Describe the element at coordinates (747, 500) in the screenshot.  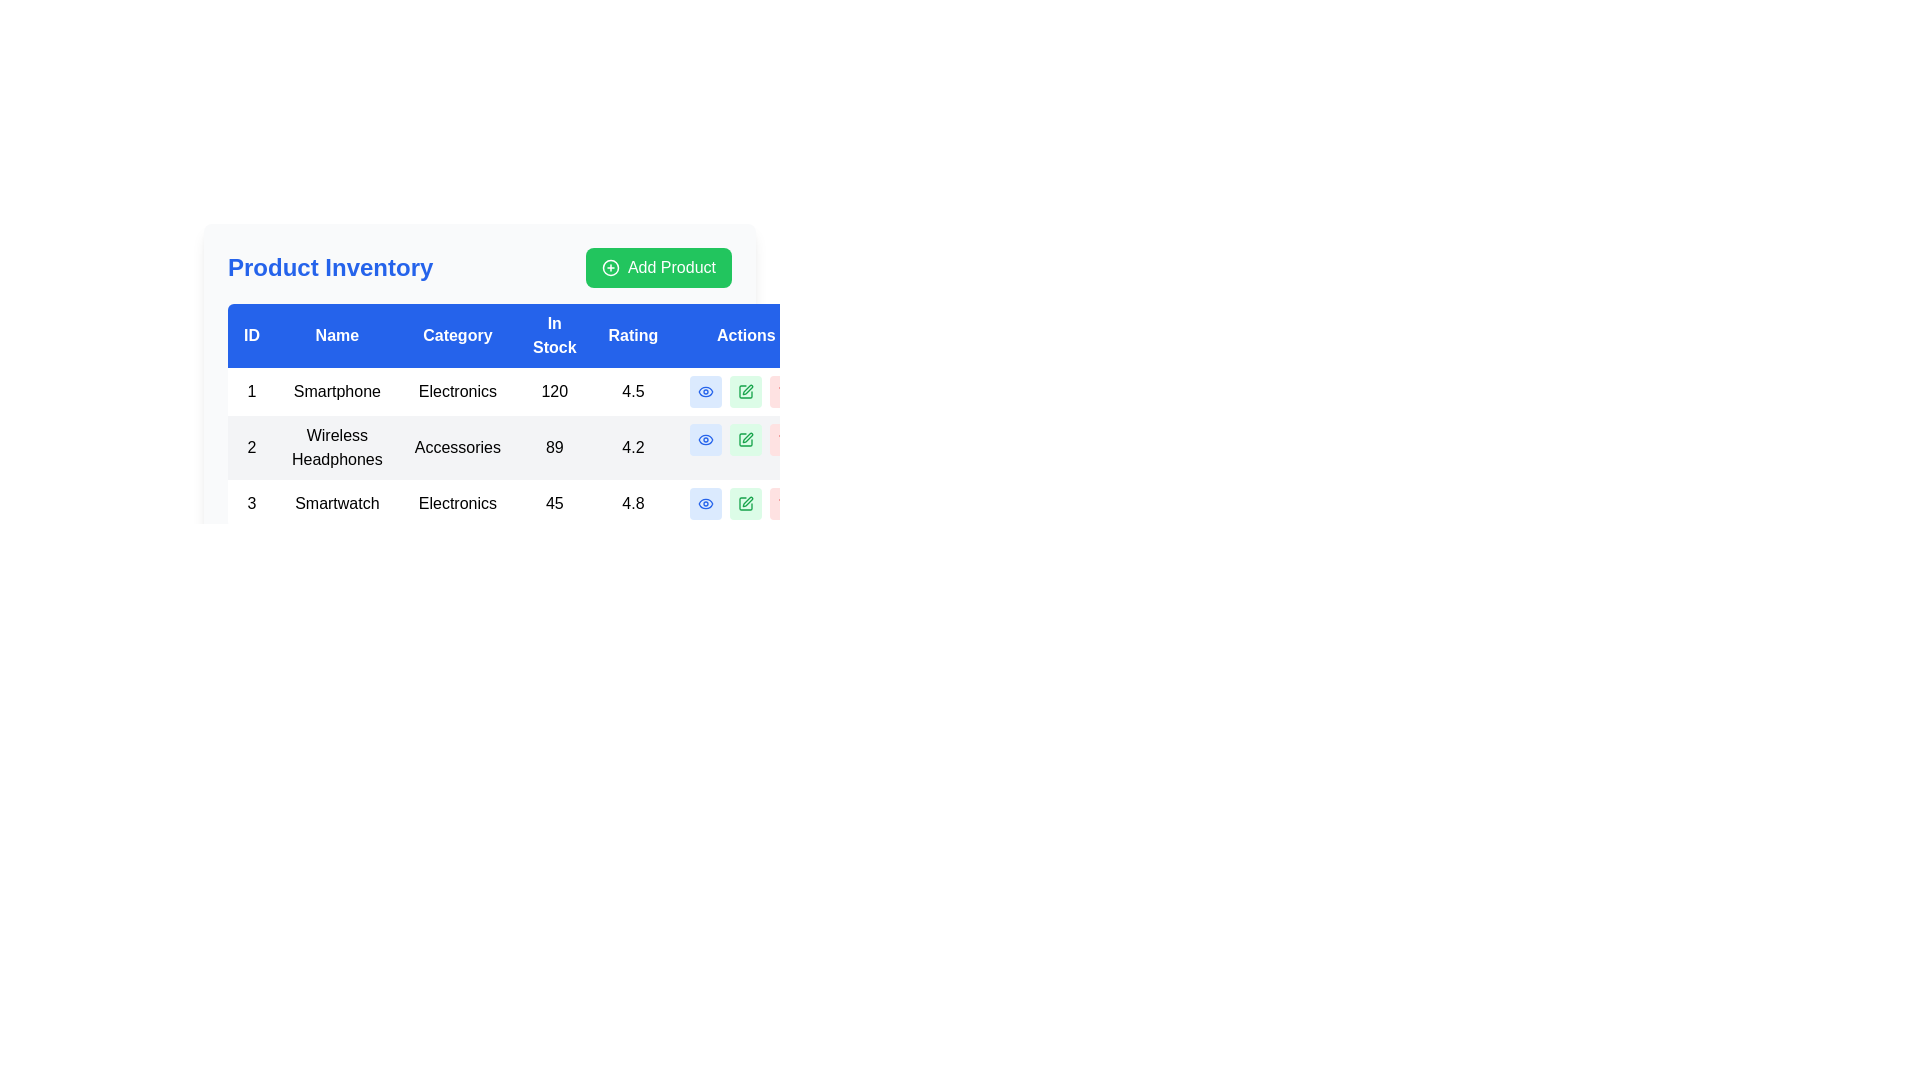
I see `the pen-like icon in the 'Actions' column of the third row of the 'Product Inventory' table` at that location.